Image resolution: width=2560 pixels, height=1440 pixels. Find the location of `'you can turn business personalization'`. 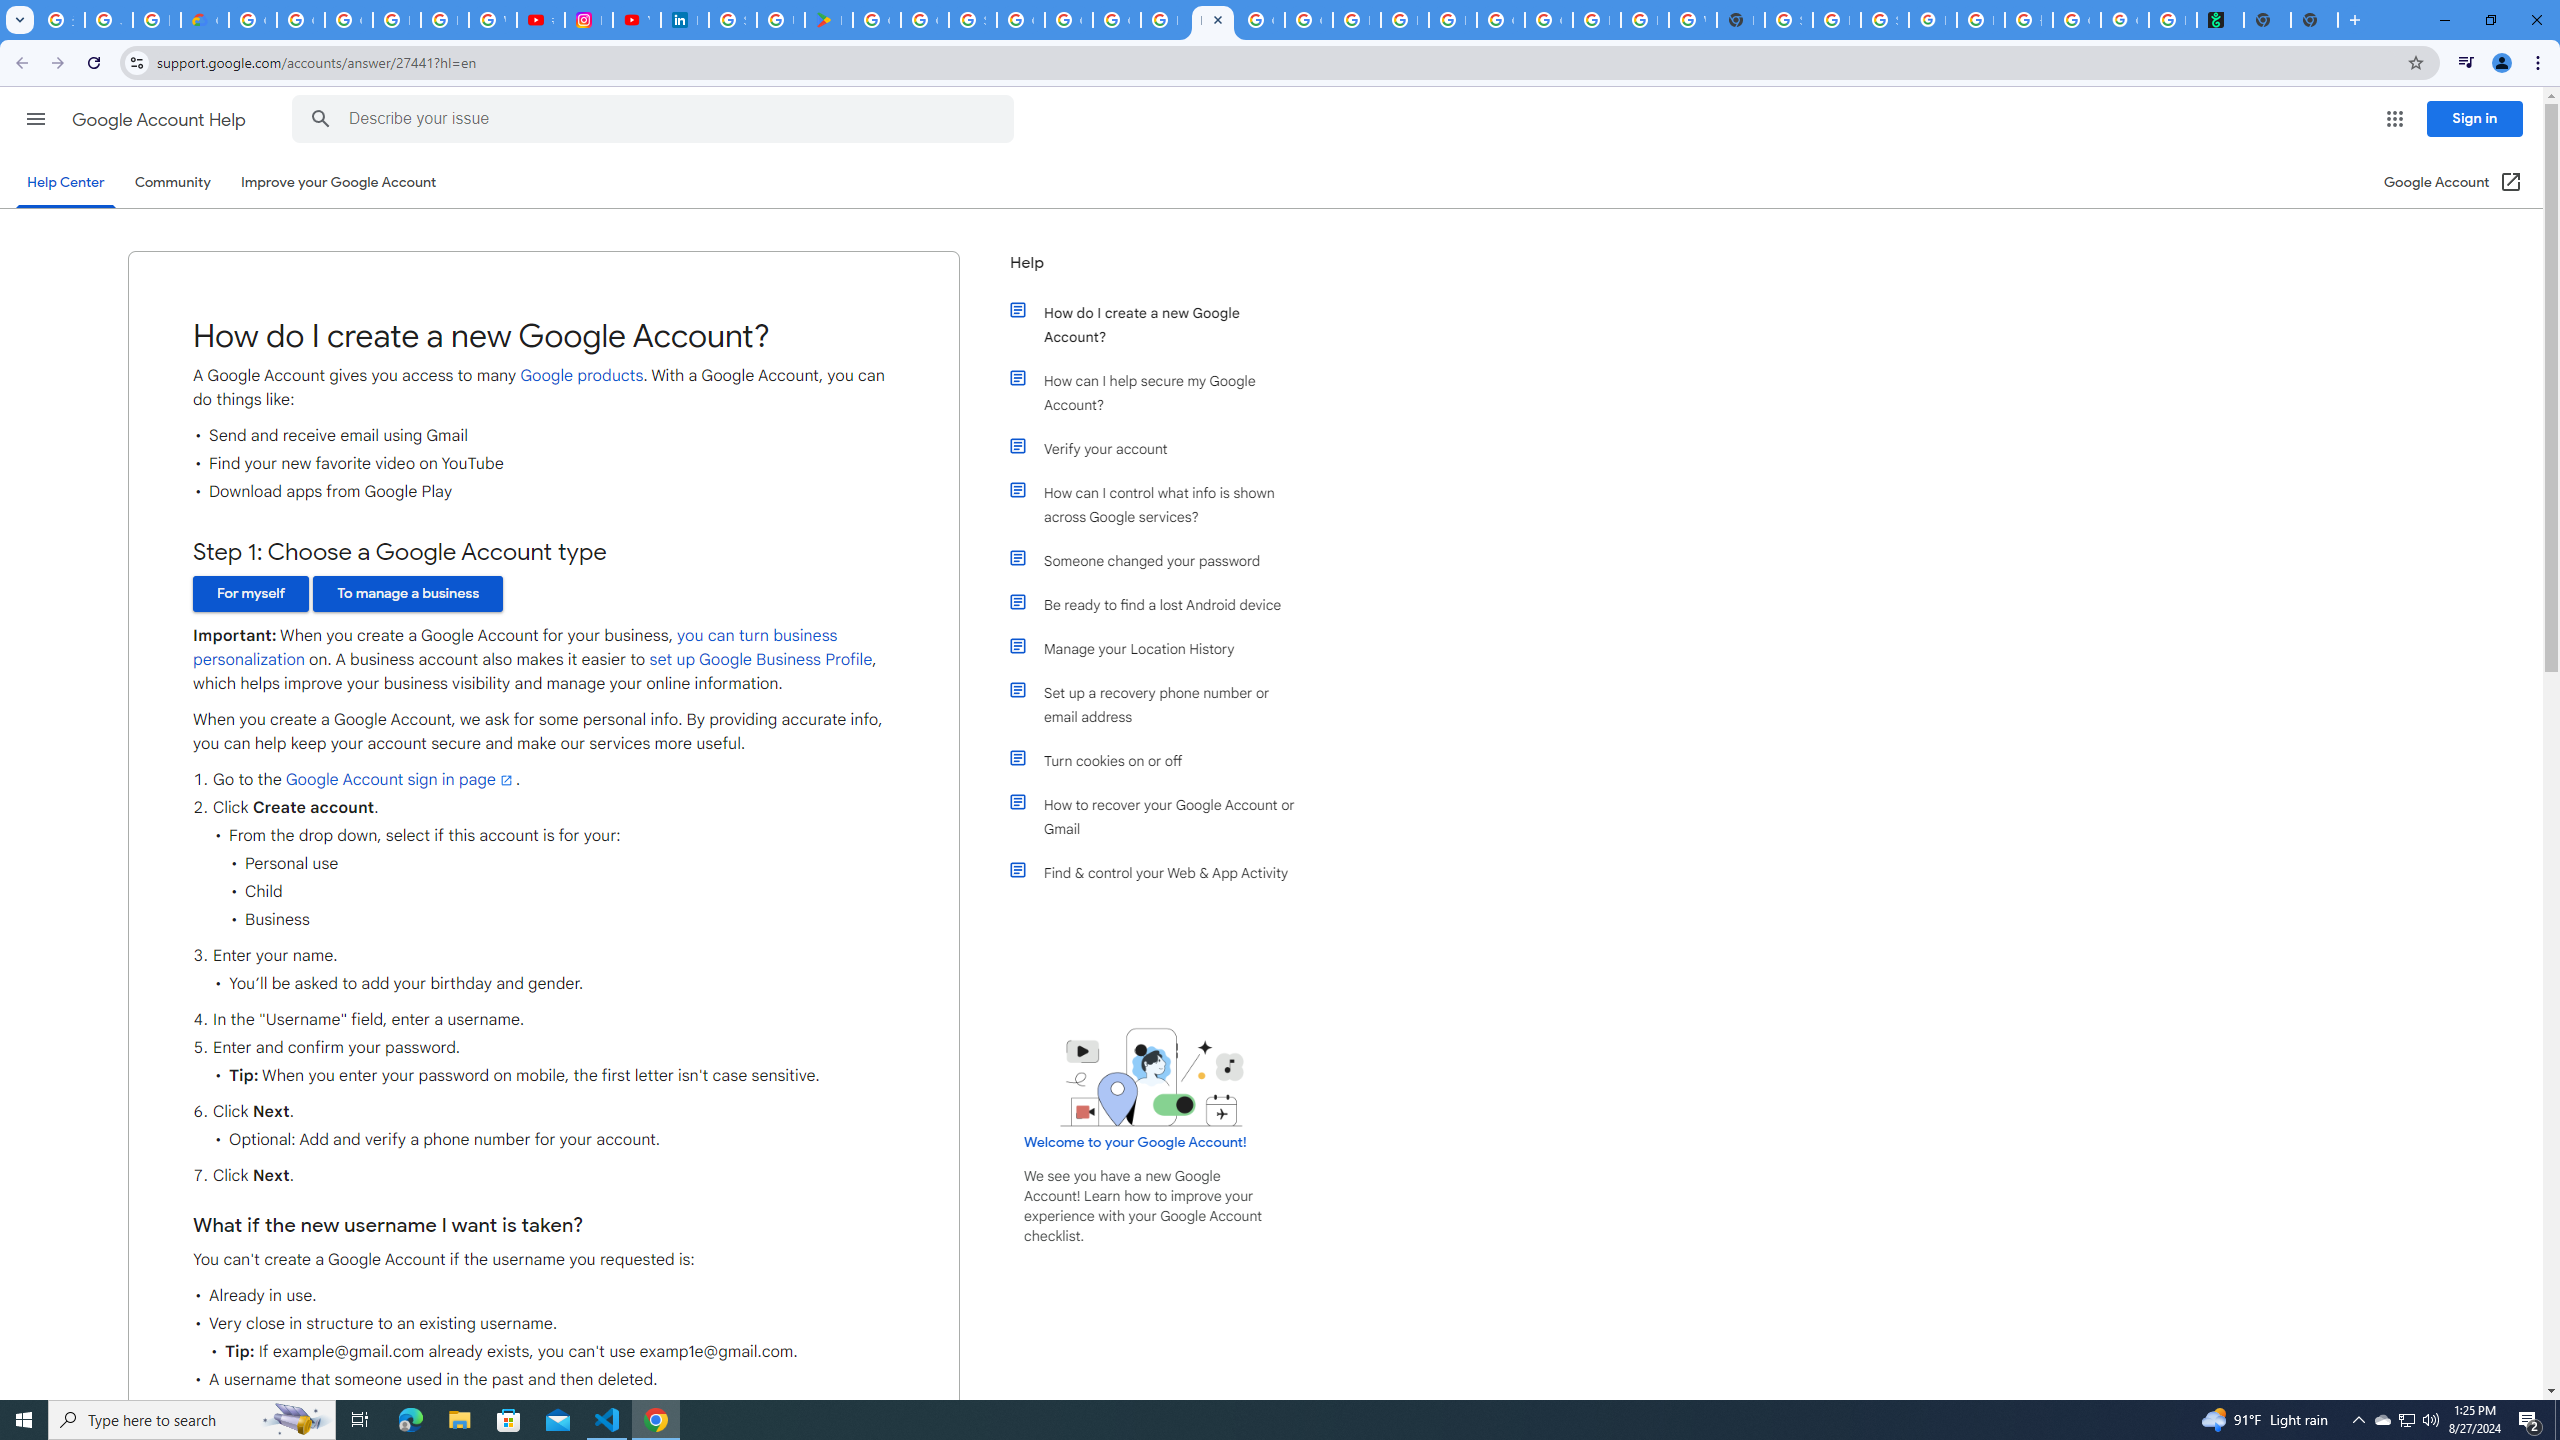

'you can turn business personalization' is located at coordinates (513, 647).